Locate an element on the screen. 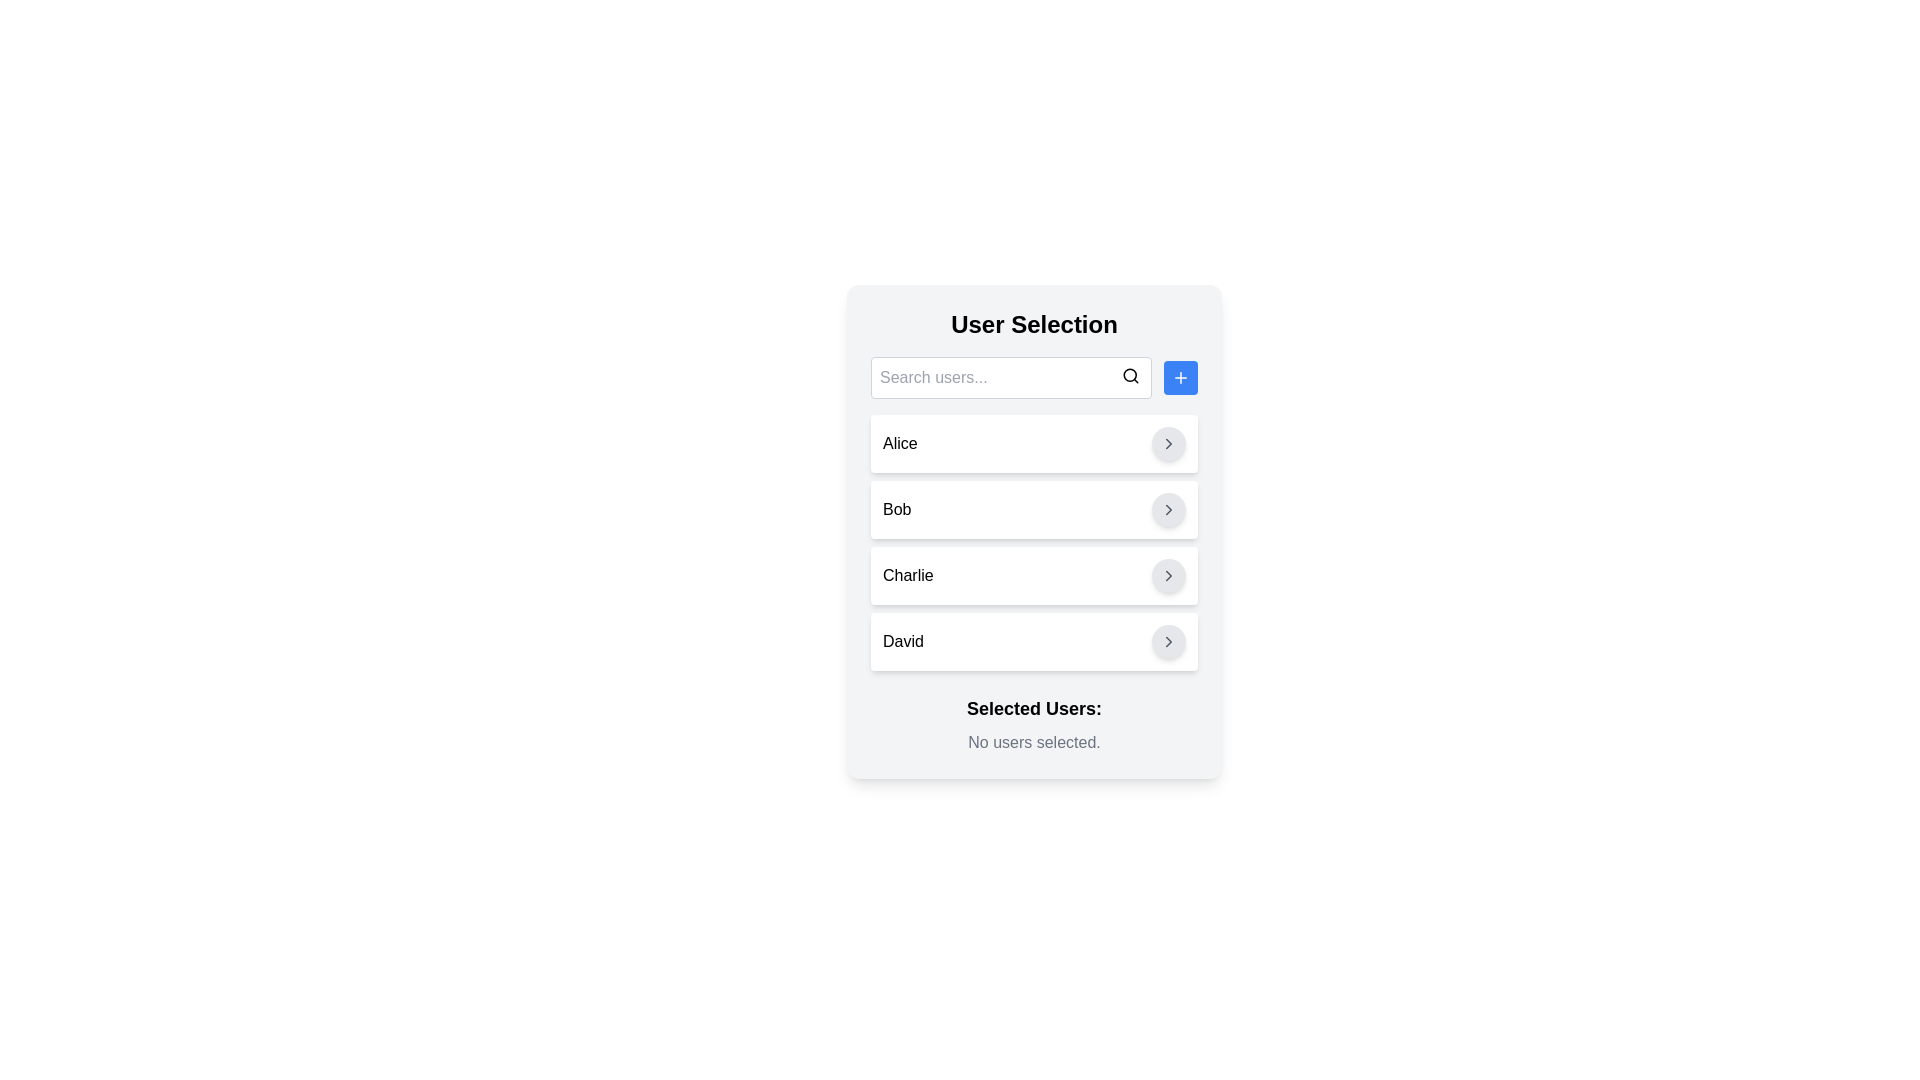 This screenshot has width=1920, height=1080. the text label displaying the name 'Charlie', which is located in the third card of a vertical list of user entries, positioned between 'Bob' and 'David', and to the left of an arrow icon is located at coordinates (907, 575).